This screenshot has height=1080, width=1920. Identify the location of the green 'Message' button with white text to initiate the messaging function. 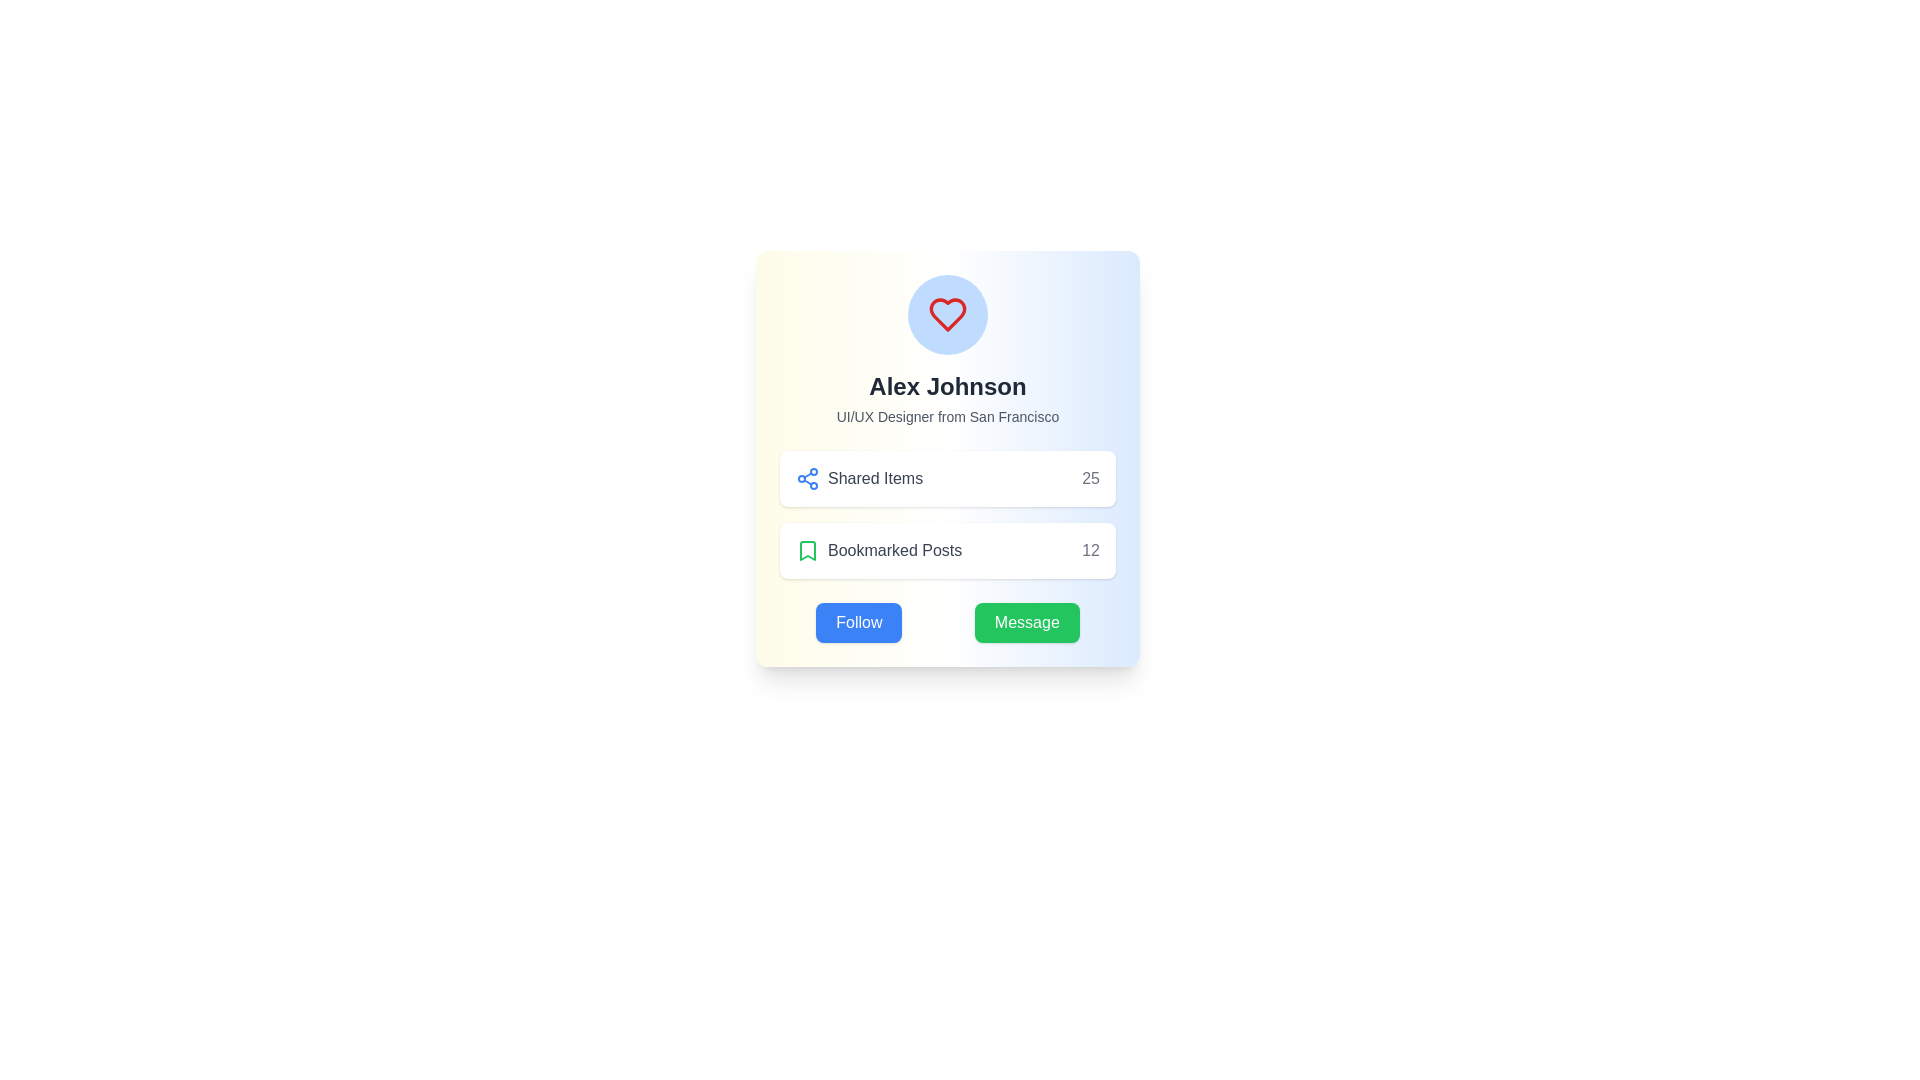
(1027, 622).